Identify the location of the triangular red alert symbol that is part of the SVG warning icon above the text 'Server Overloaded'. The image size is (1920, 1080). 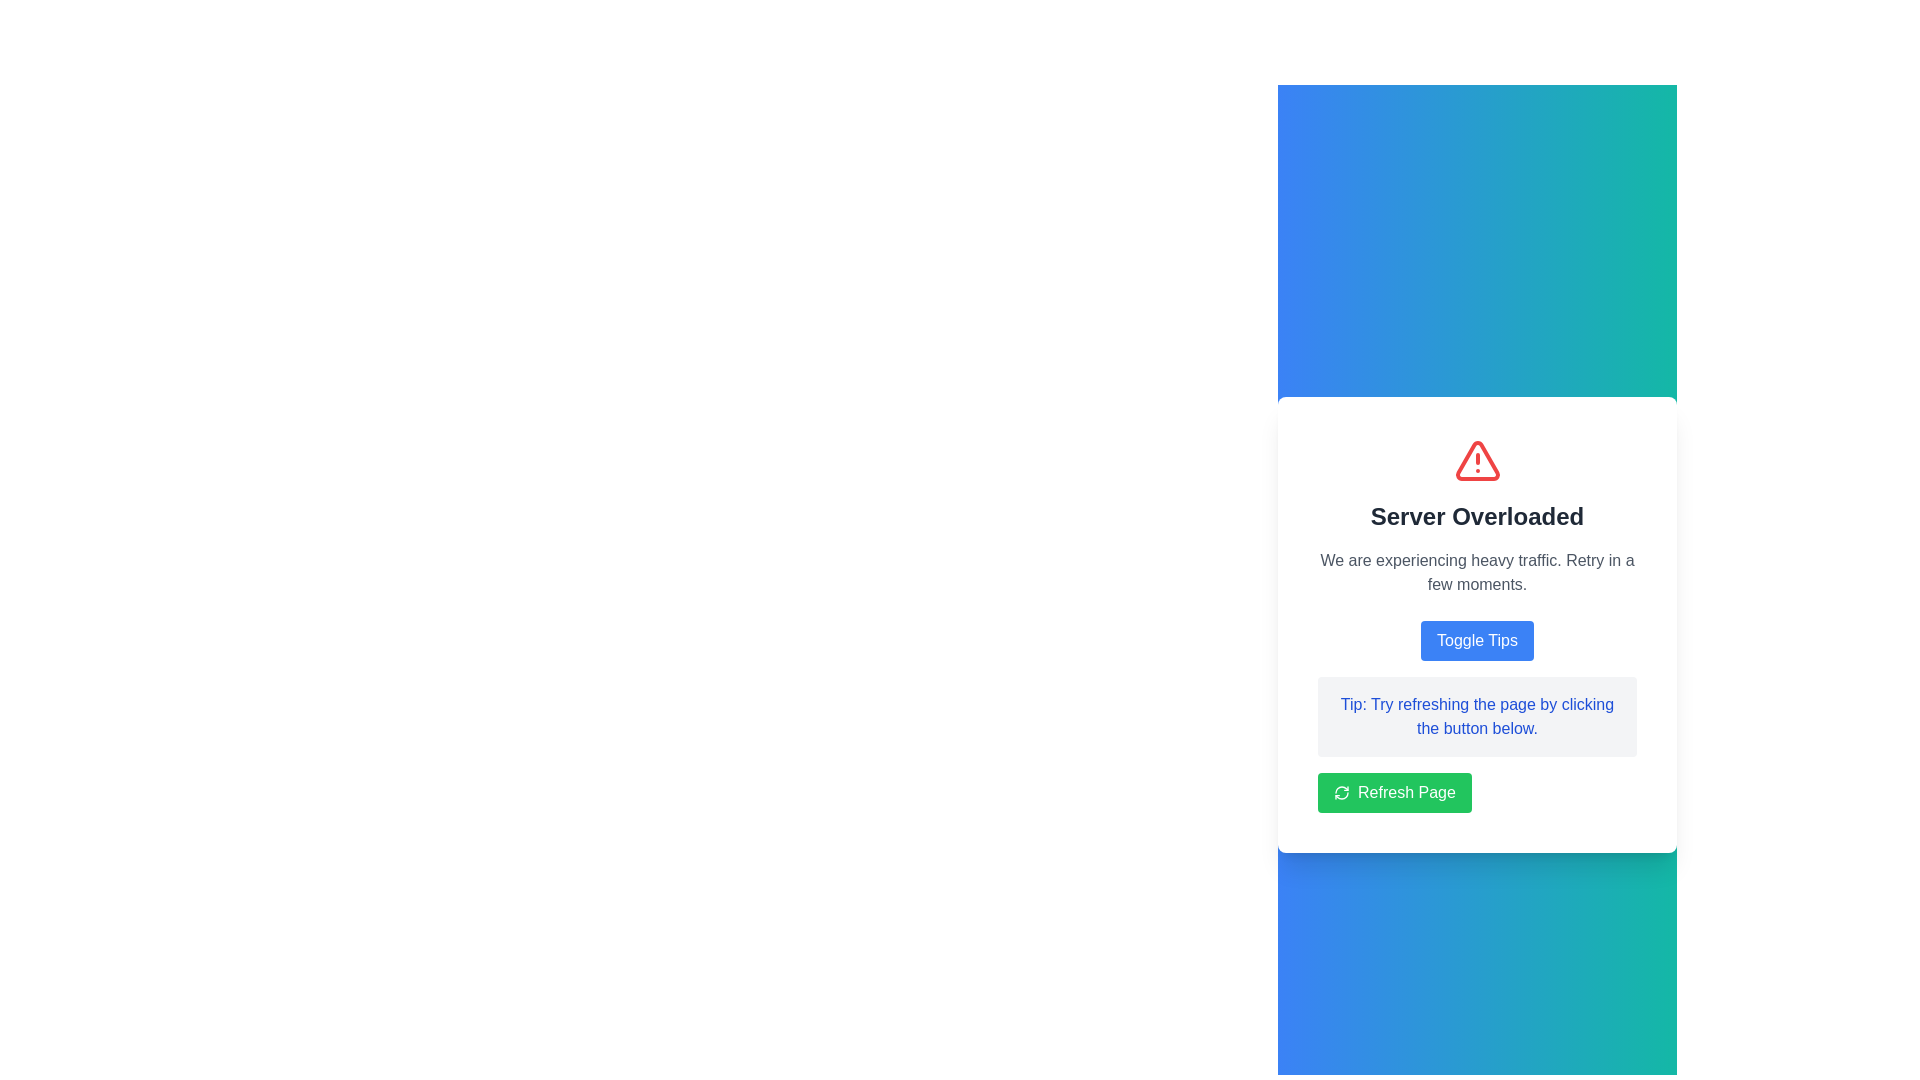
(1477, 460).